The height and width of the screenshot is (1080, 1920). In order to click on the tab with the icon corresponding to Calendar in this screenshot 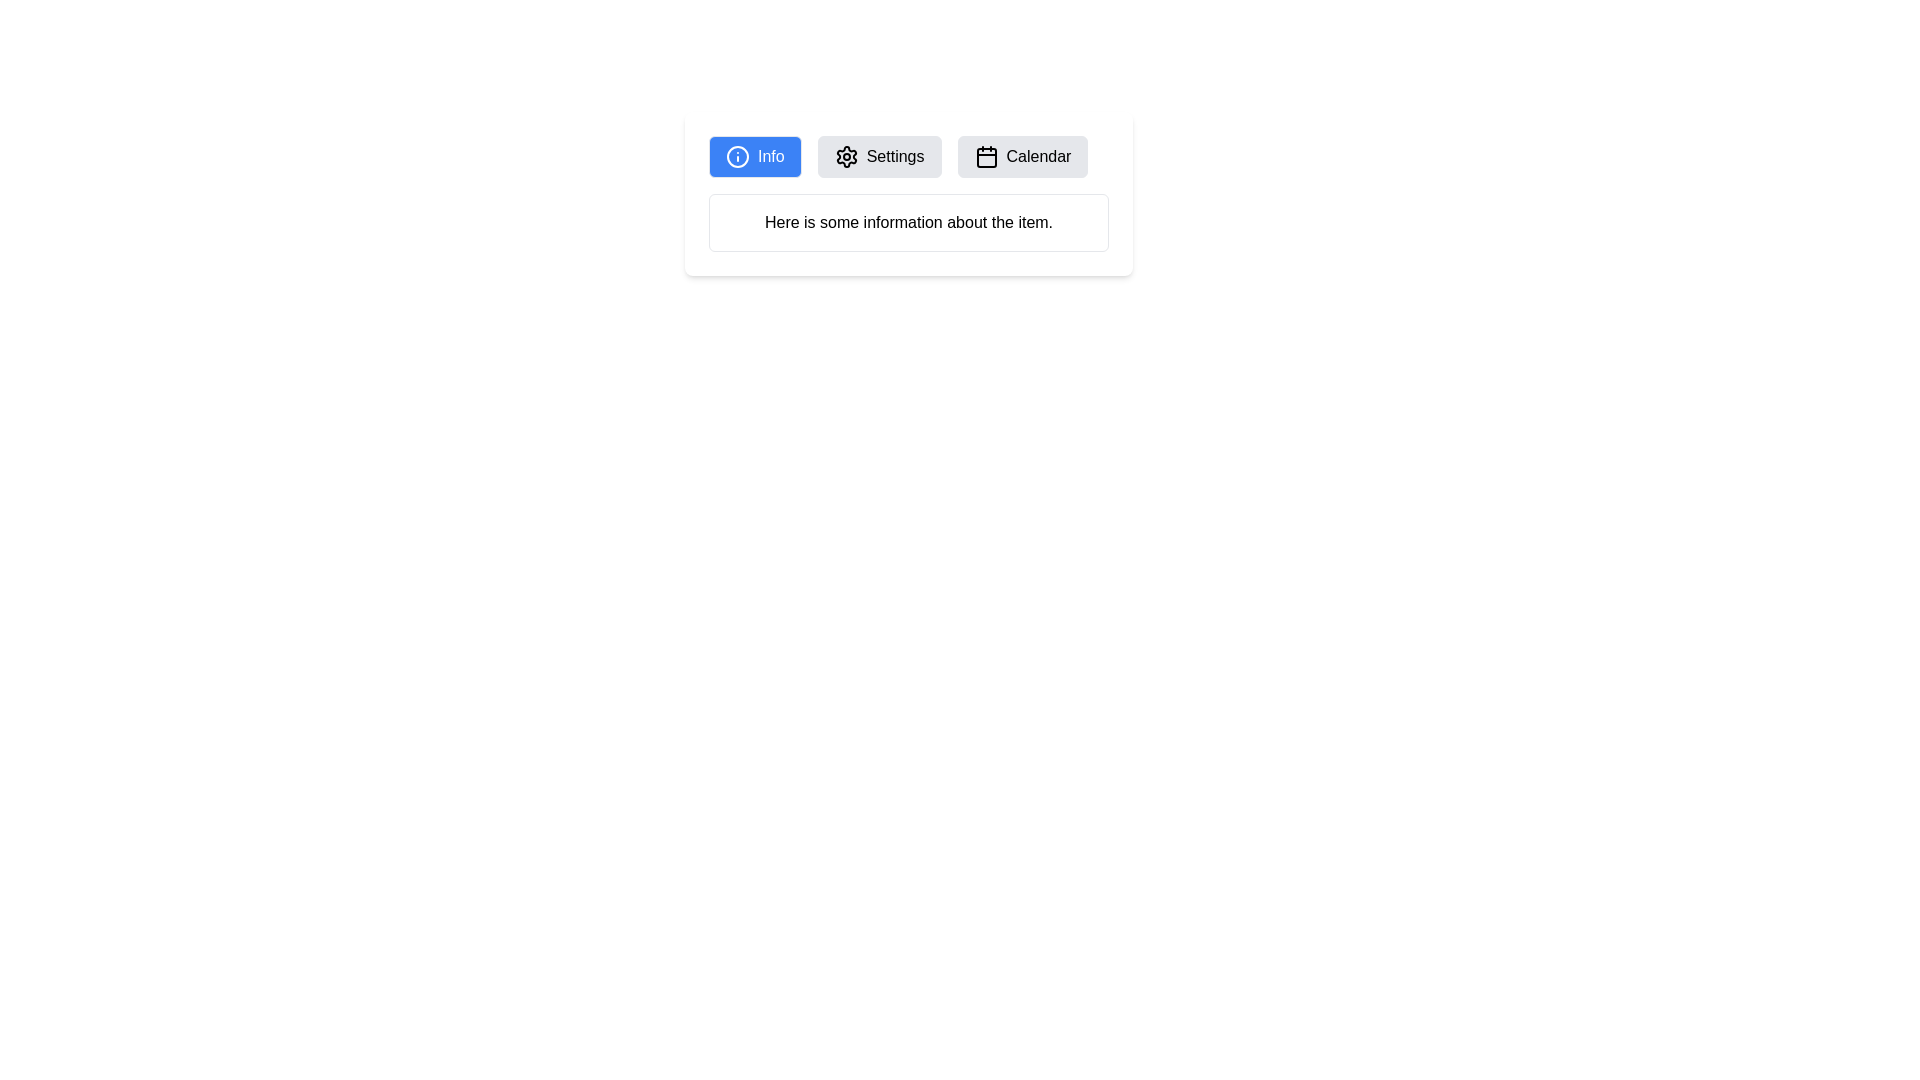, I will do `click(1022, 156)`.